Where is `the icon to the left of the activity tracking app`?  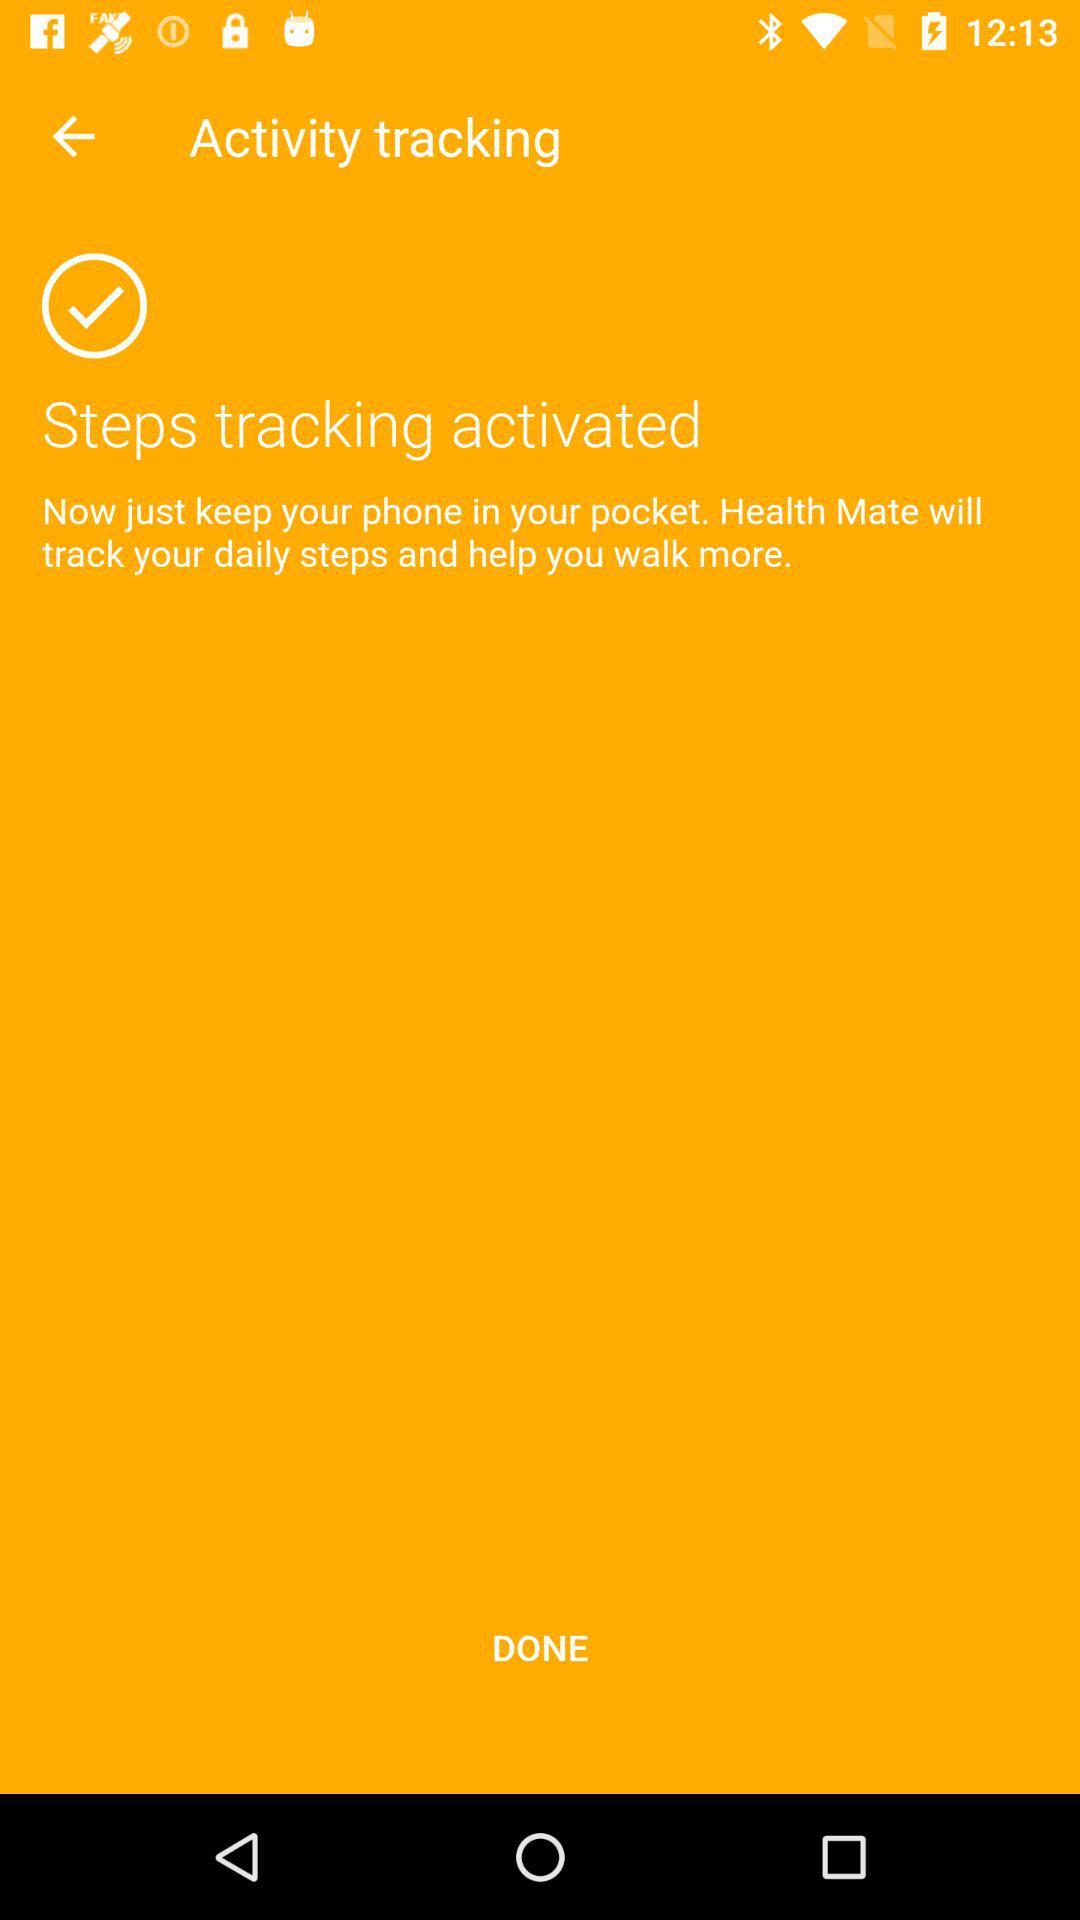 the icon to the left of the activity tracking app is located at coordinates (72, 135).